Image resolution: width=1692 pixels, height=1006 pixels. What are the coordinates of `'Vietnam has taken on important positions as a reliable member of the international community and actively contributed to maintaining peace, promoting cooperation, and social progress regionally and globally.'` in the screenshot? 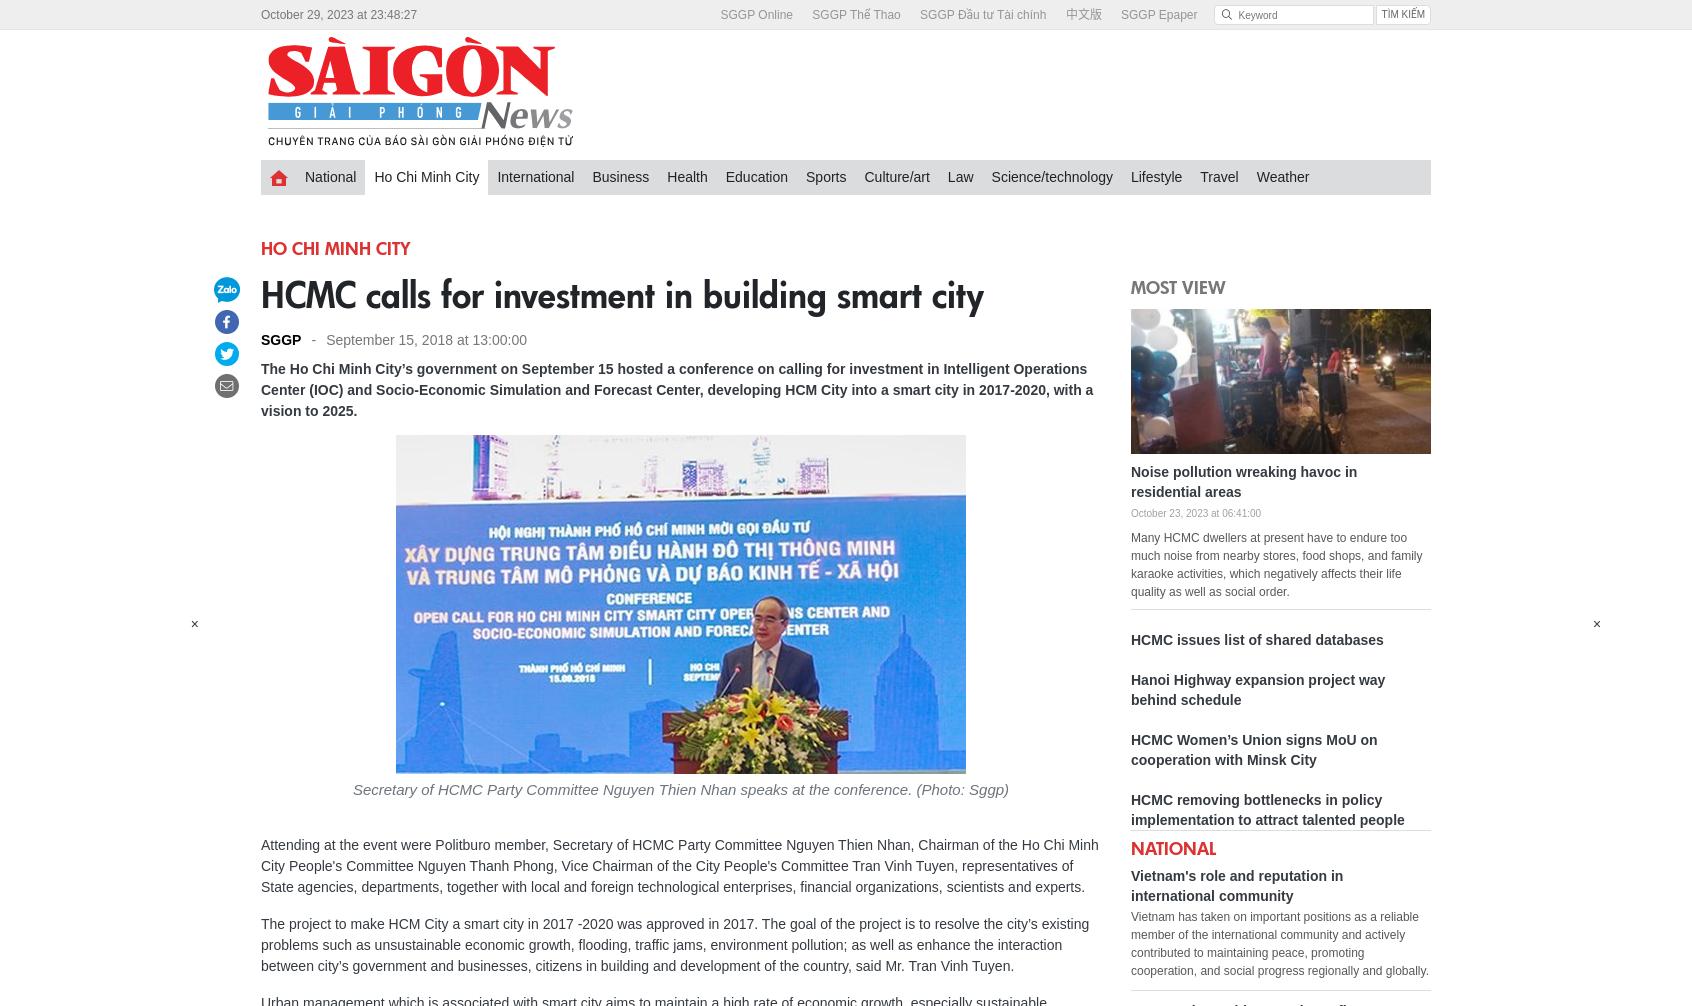 It's located at (1129, 943).